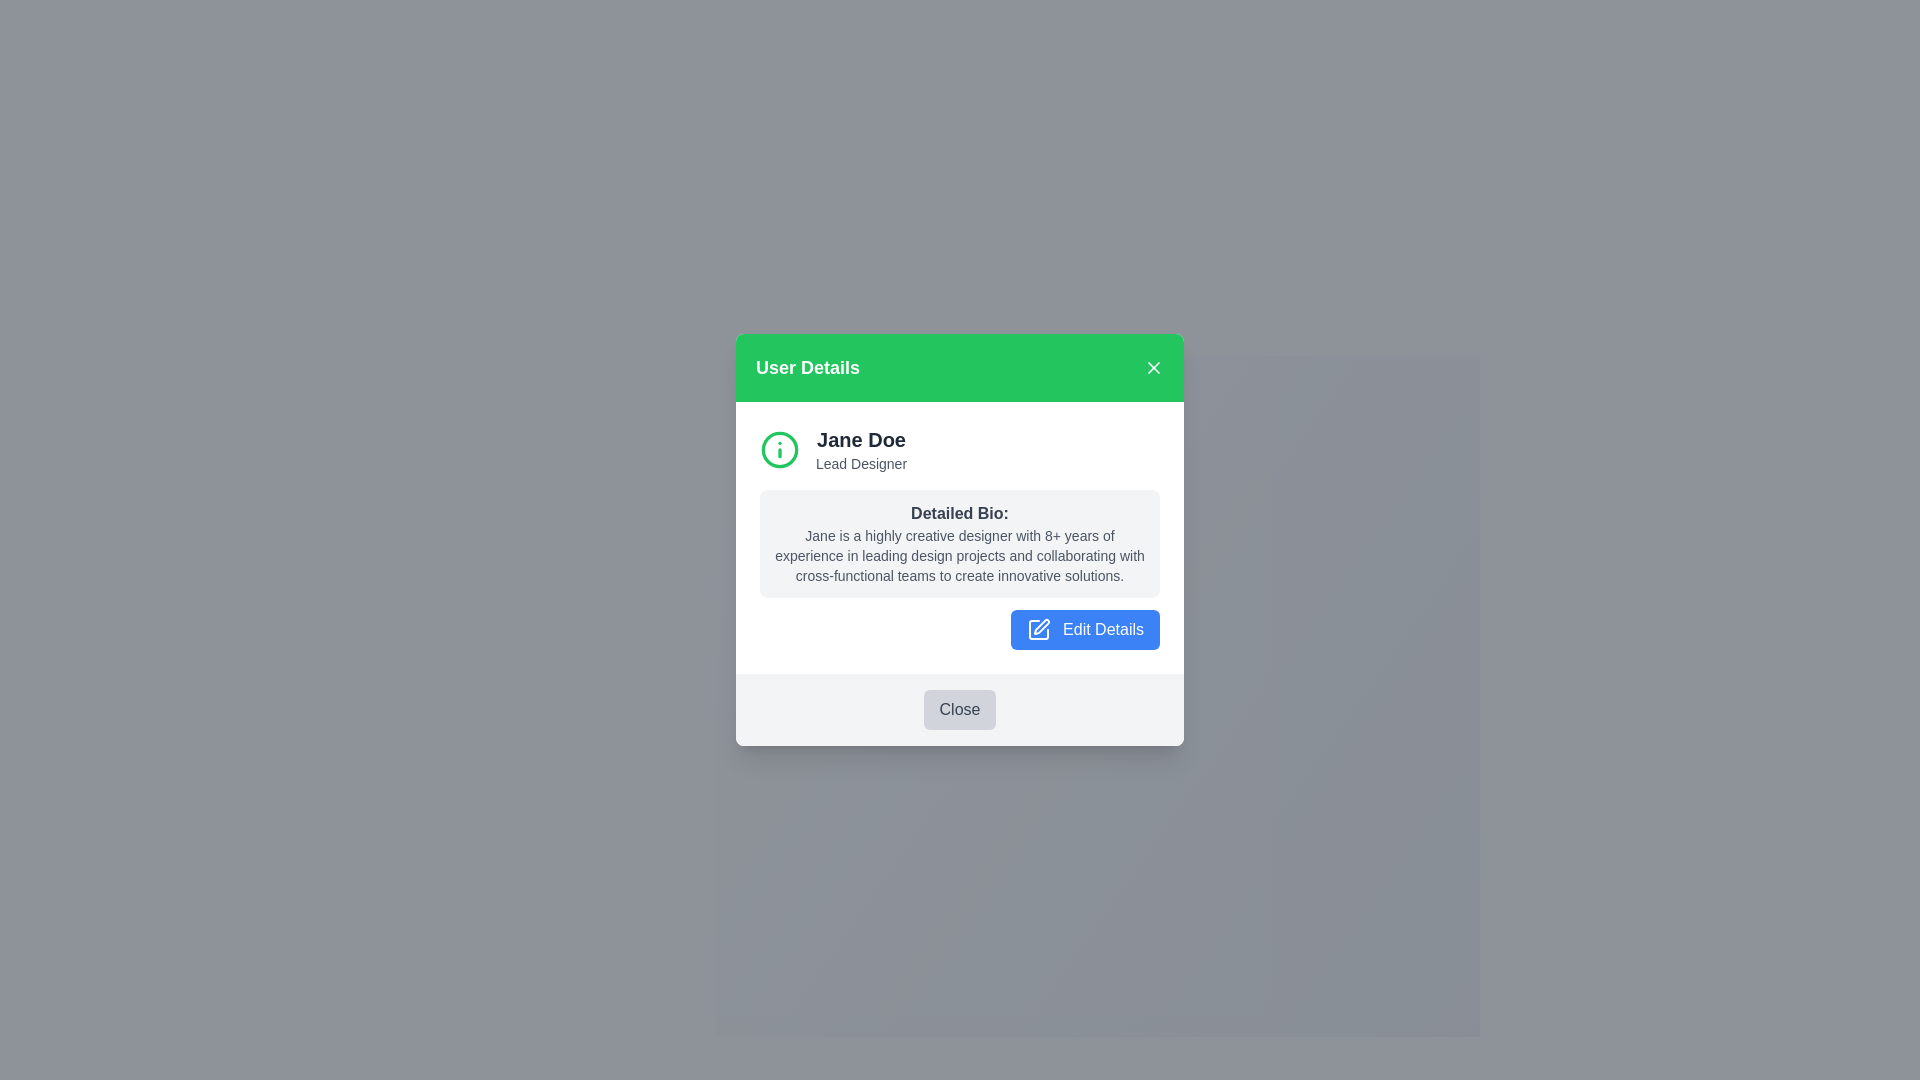  Describe the element at coordinates (778, 447) in the screenshot. I see `the decorative icon that identifies the informational block about the user, located to the left of the text block containing 'Jane Doe' and 'Lead Designer'` at that location.